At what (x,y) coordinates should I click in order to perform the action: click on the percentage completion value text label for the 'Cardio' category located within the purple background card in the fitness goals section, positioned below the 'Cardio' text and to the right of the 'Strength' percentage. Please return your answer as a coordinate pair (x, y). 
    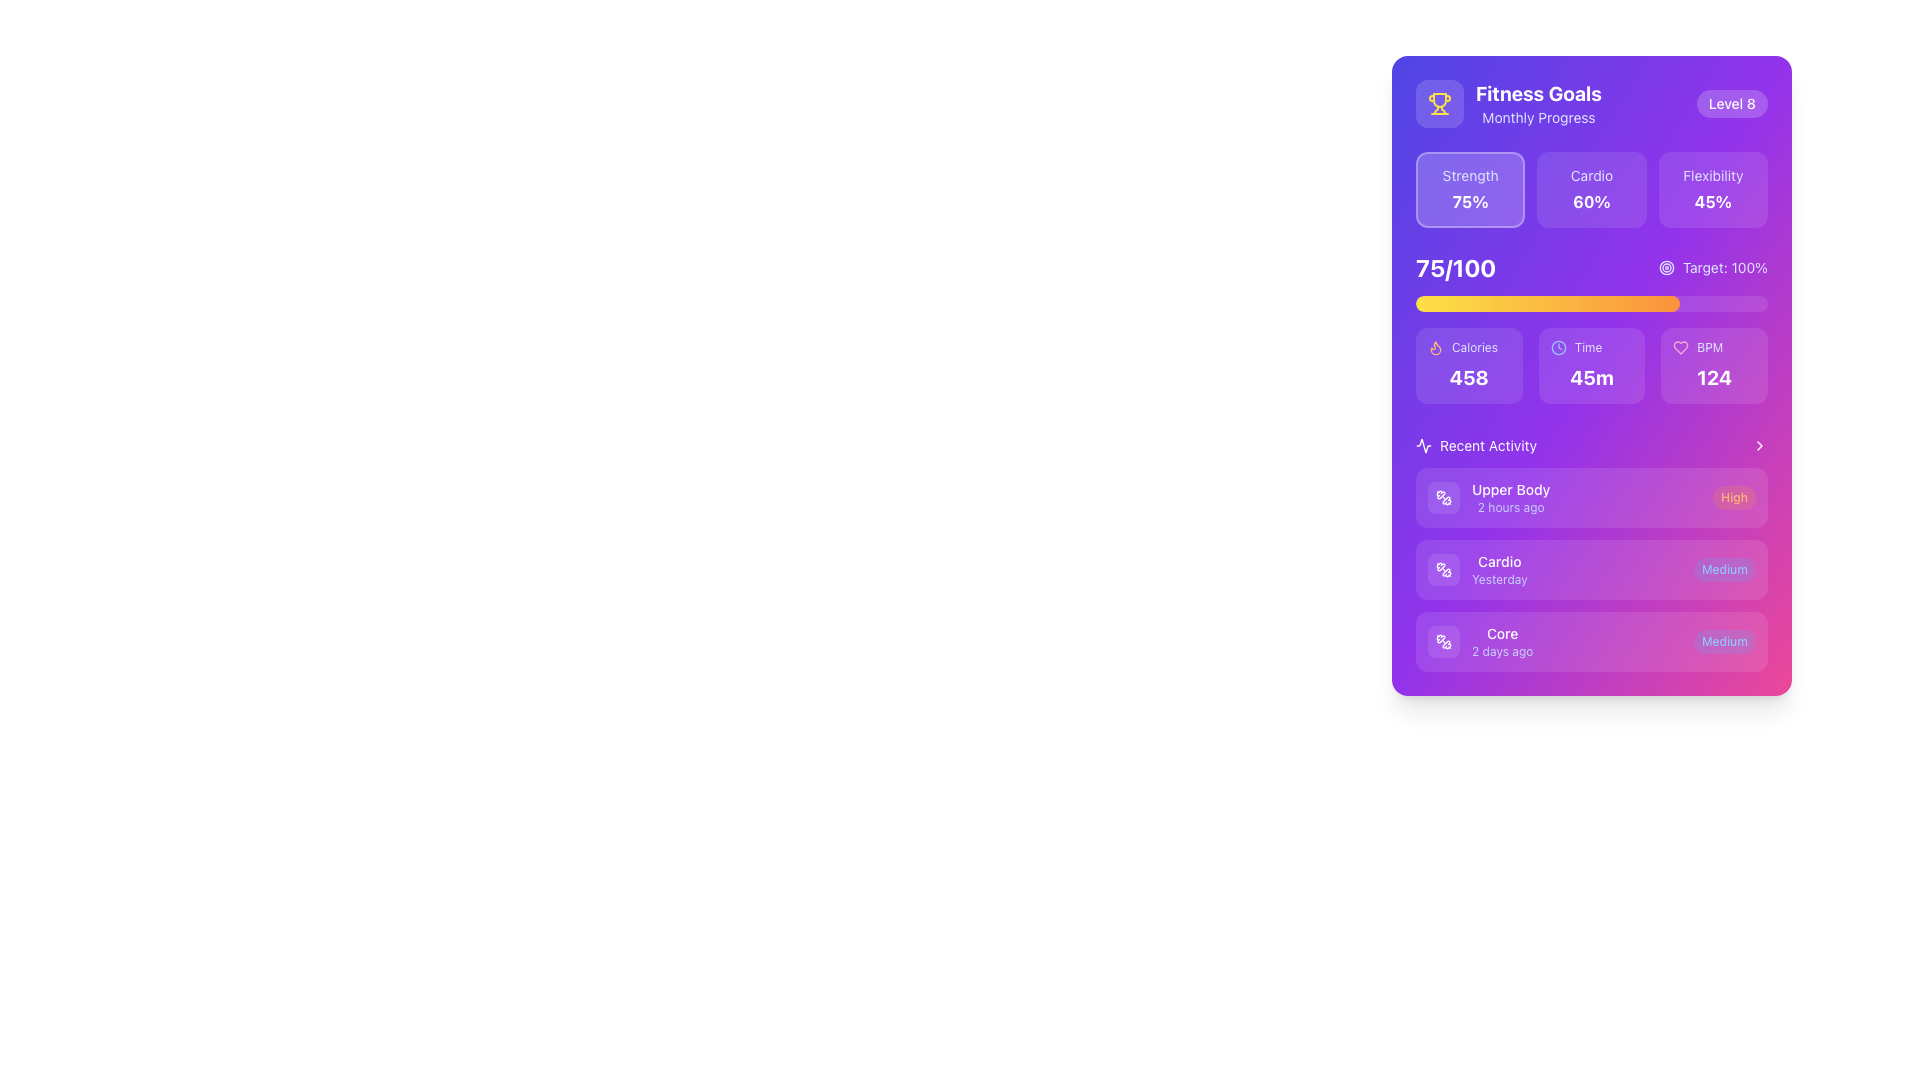
    Looking at the image, I should click on (1591, 201).